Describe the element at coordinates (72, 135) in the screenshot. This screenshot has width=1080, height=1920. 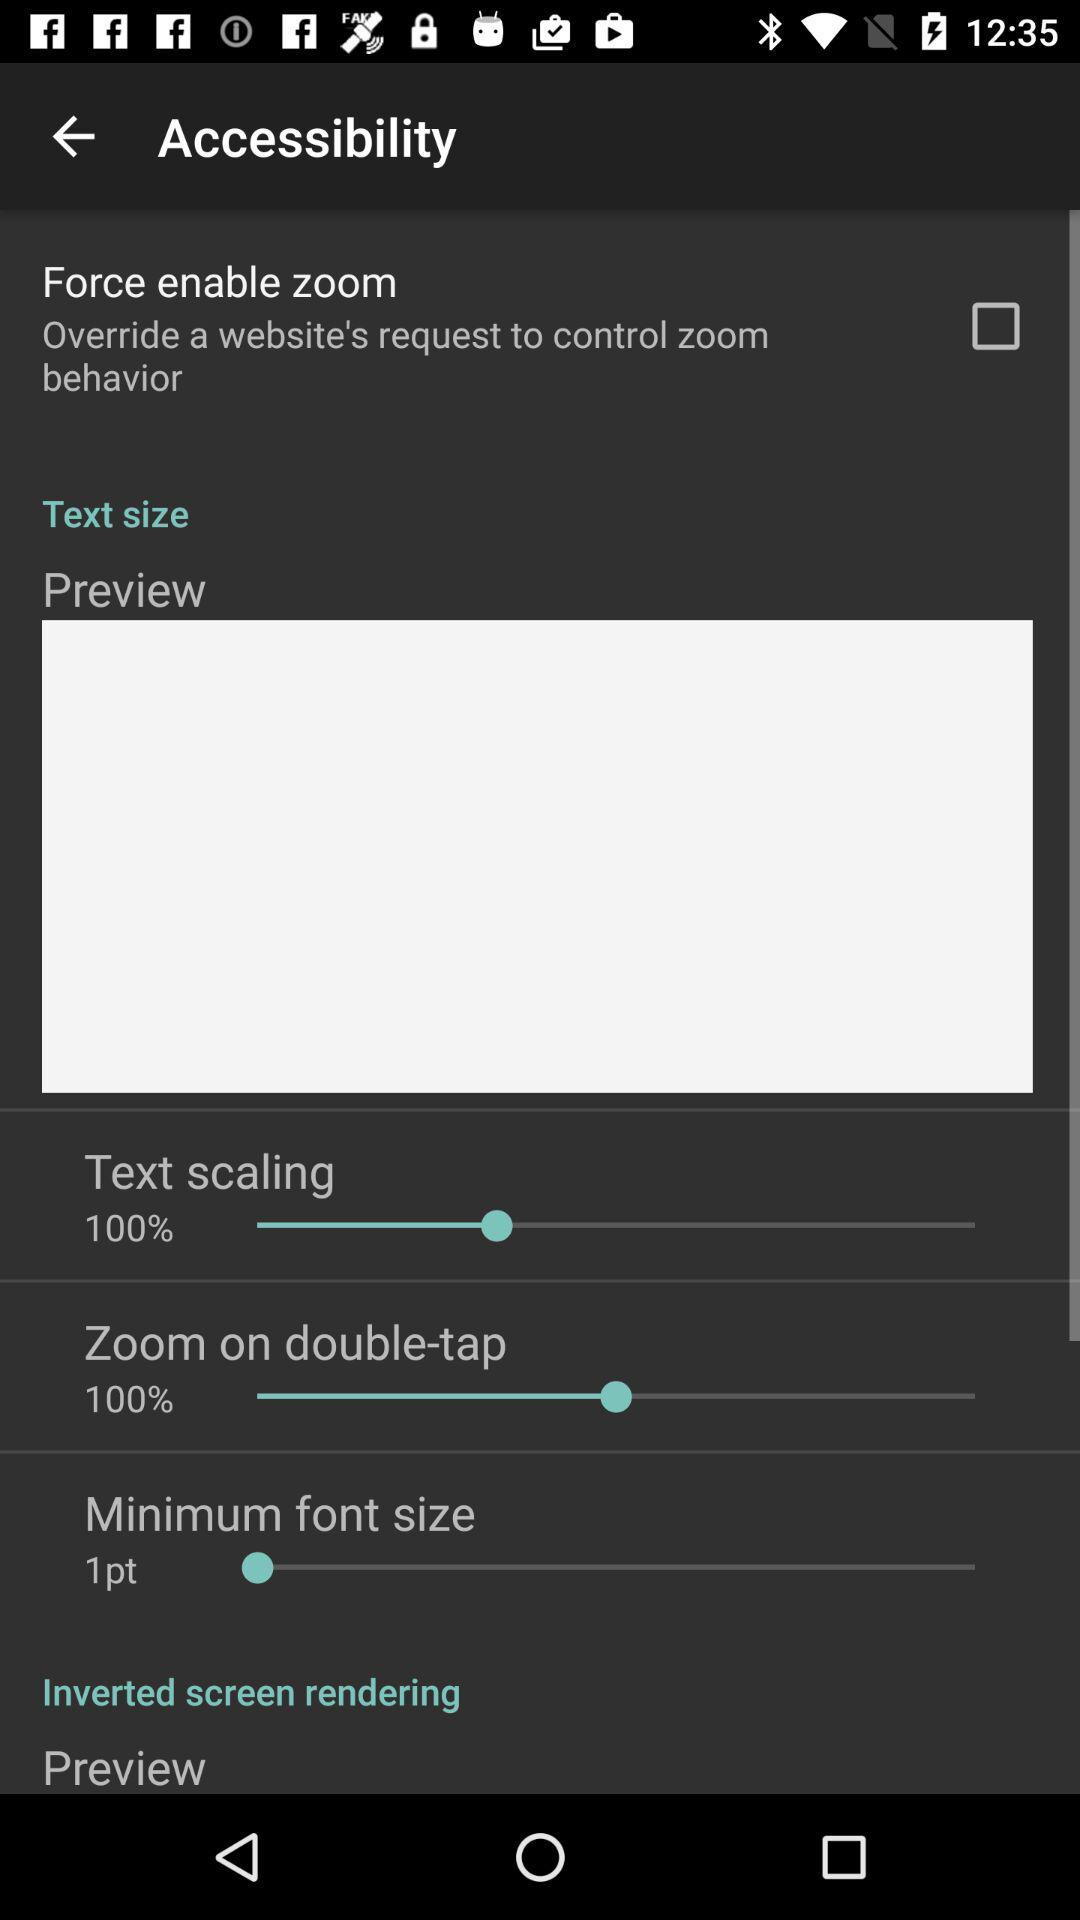
I see `item next to accessibility item` at that location.